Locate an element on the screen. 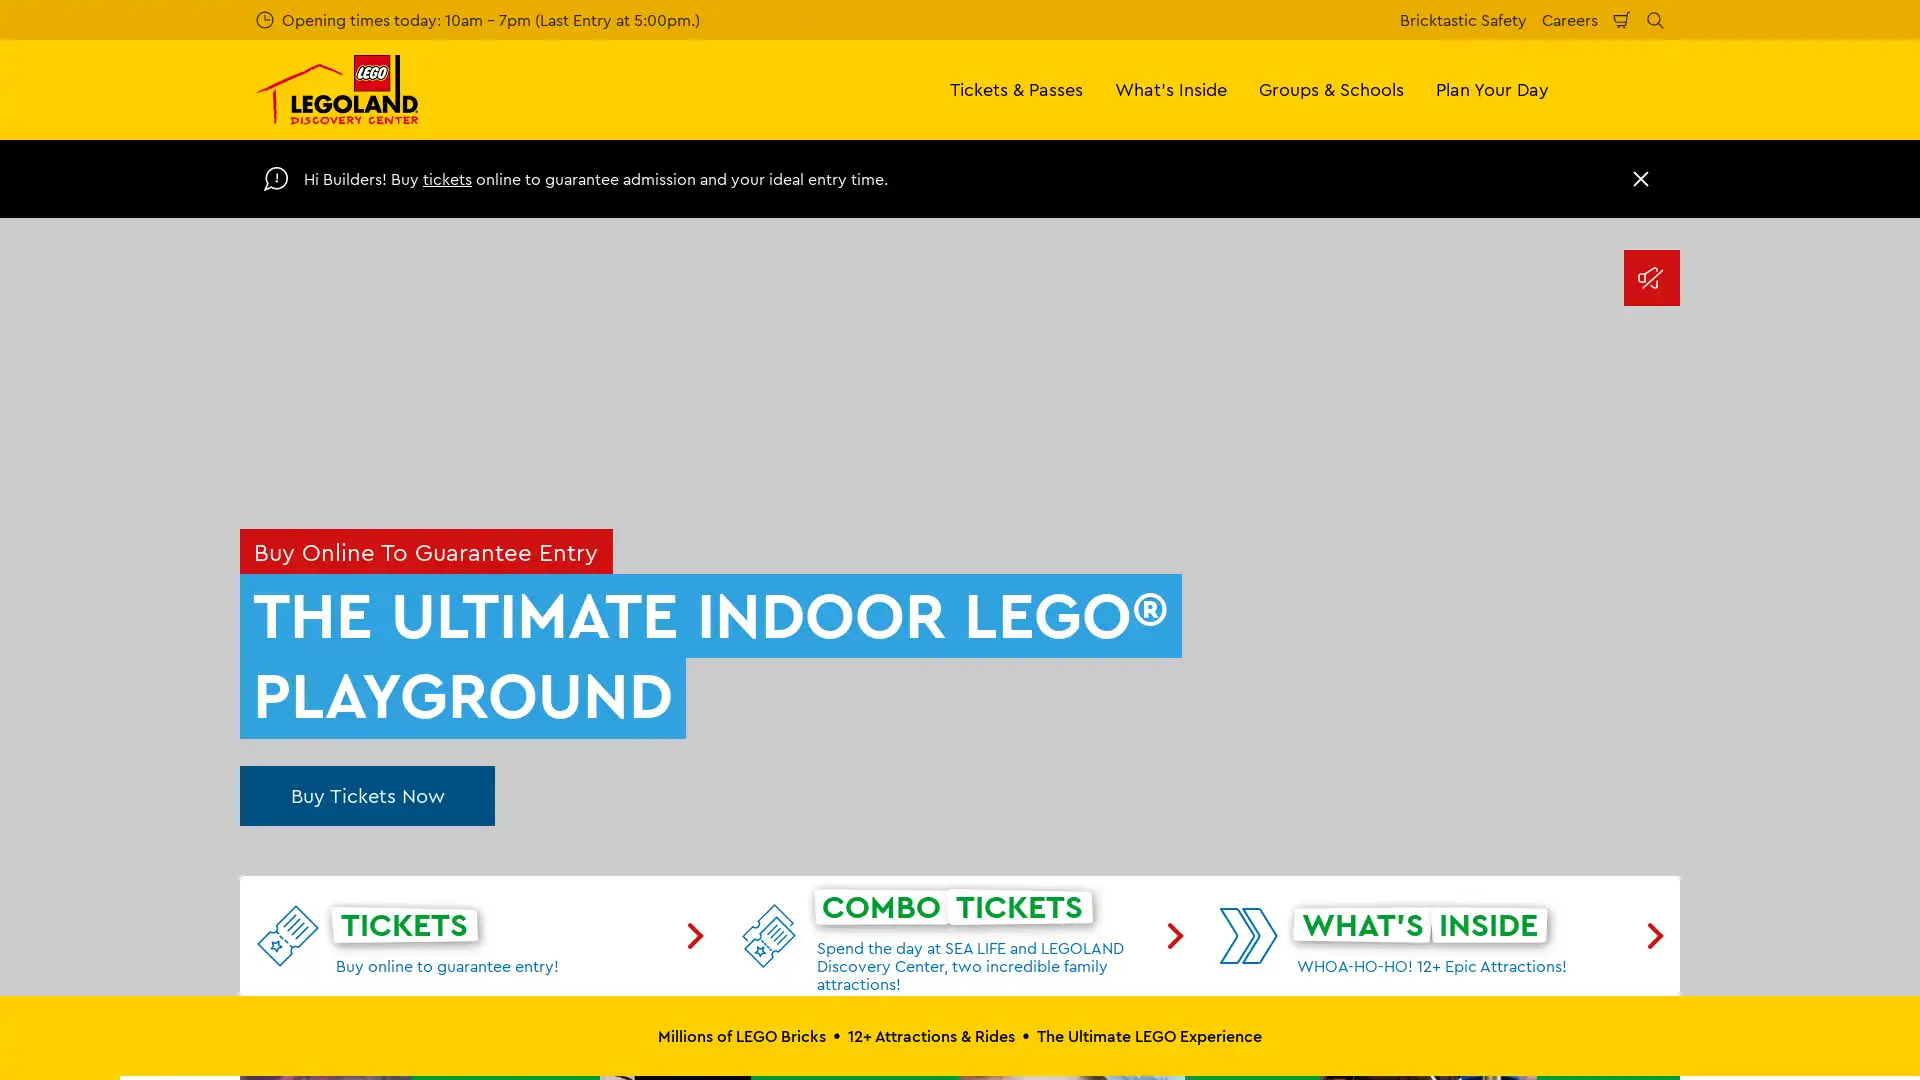 The height and width of the screenshot is (1080, 1920). Search is located at coordinates (1655, 19).